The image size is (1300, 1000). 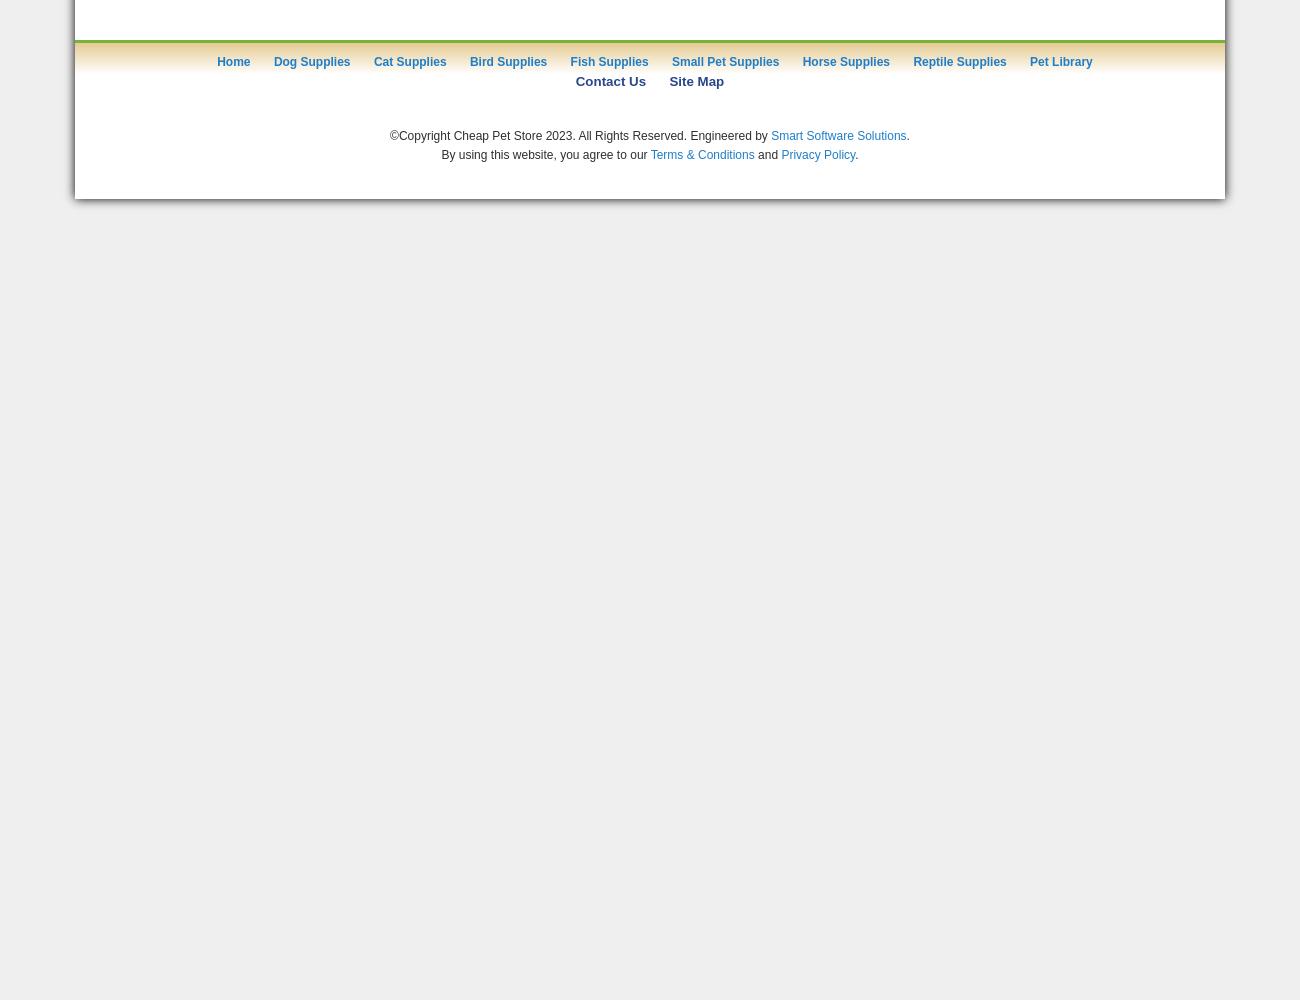 I want to click on 'Smart Software Solutions', so click(x=838, y=136).